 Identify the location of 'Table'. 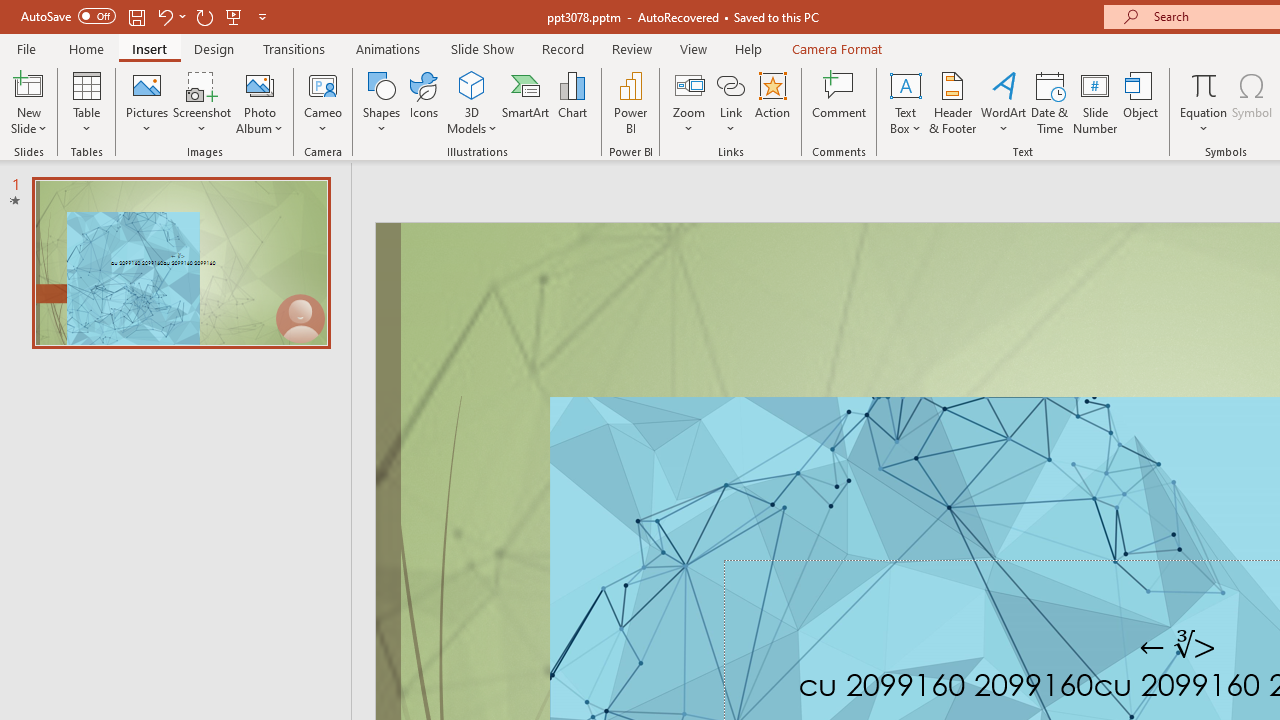
(86, 103).